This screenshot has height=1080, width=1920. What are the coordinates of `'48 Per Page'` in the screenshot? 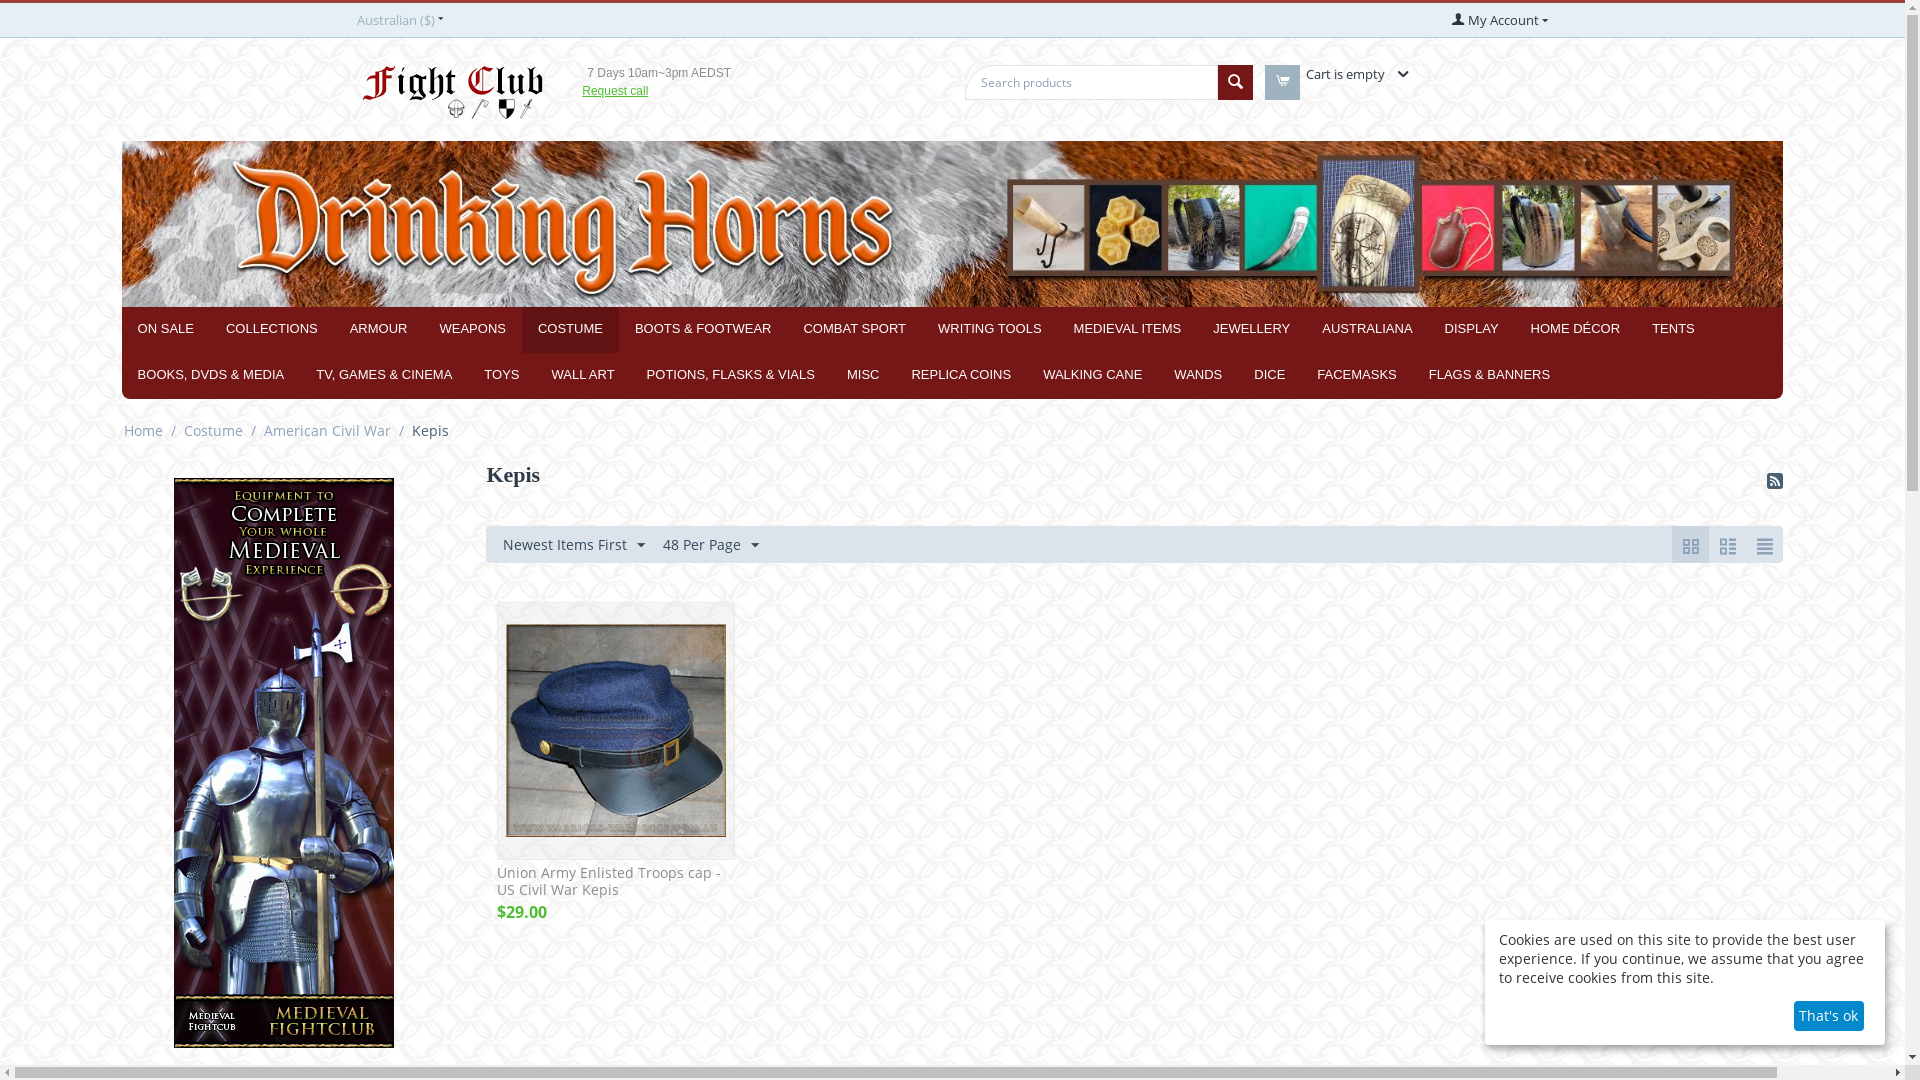 It's located at (710, 544).